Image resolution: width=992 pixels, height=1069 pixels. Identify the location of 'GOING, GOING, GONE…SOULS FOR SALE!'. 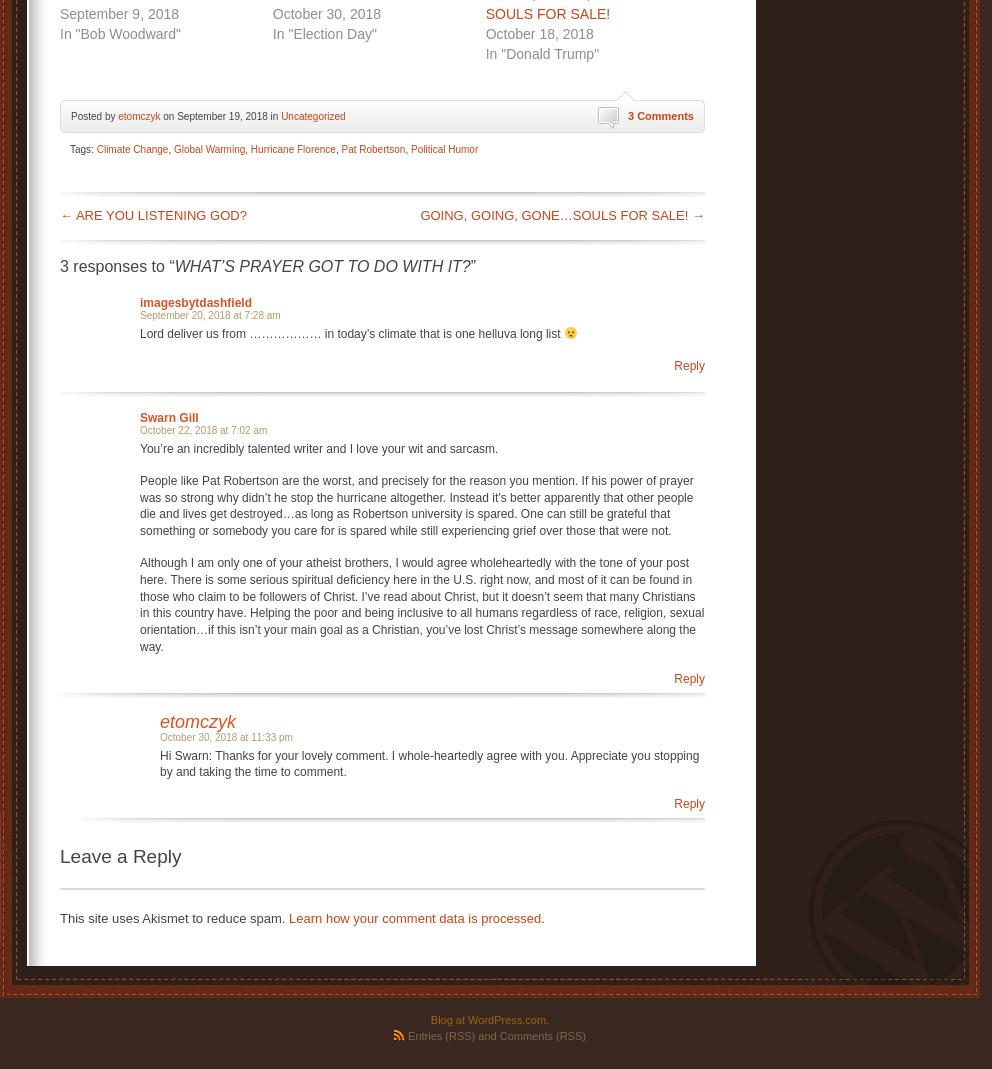
(556, 213).